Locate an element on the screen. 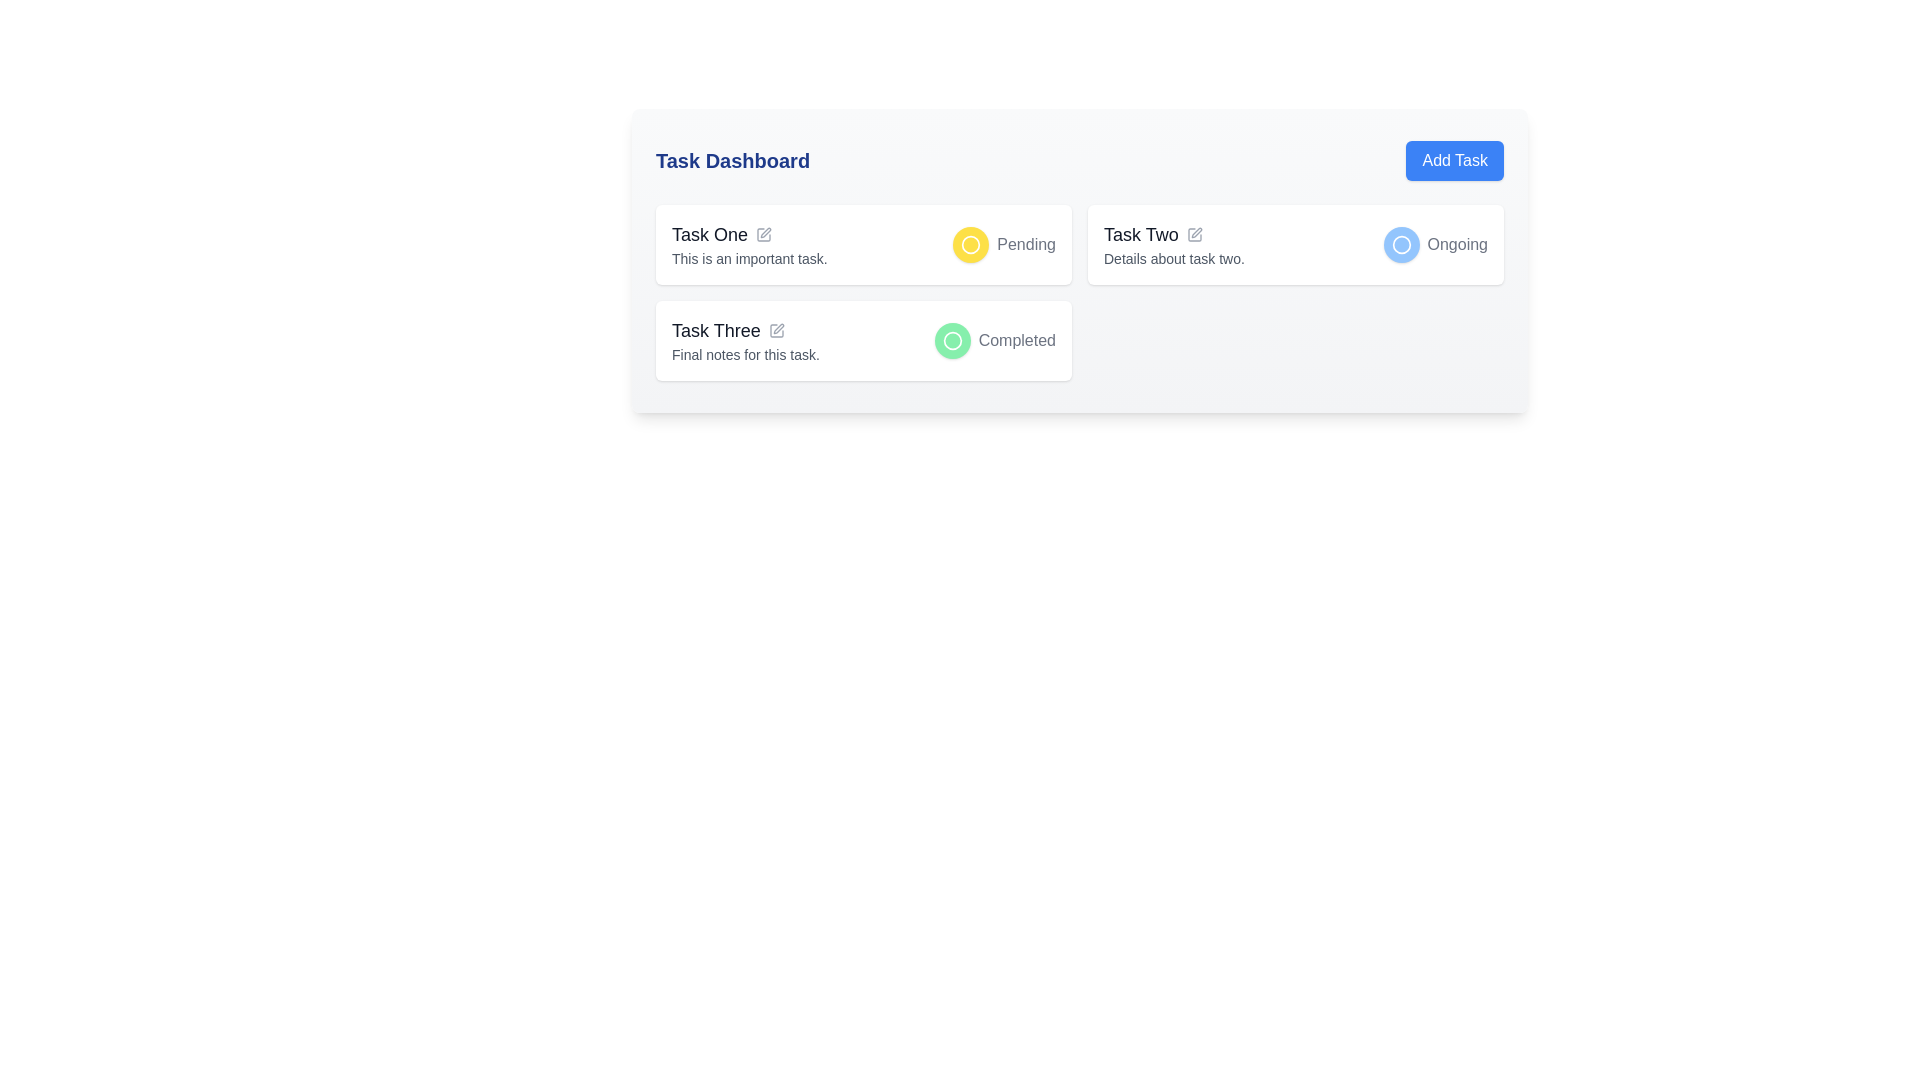  the text label indicating the completion status of the task in the 'Task Three' section, positioned to the right of the green circular icon is located at coordinates (1017, 339).